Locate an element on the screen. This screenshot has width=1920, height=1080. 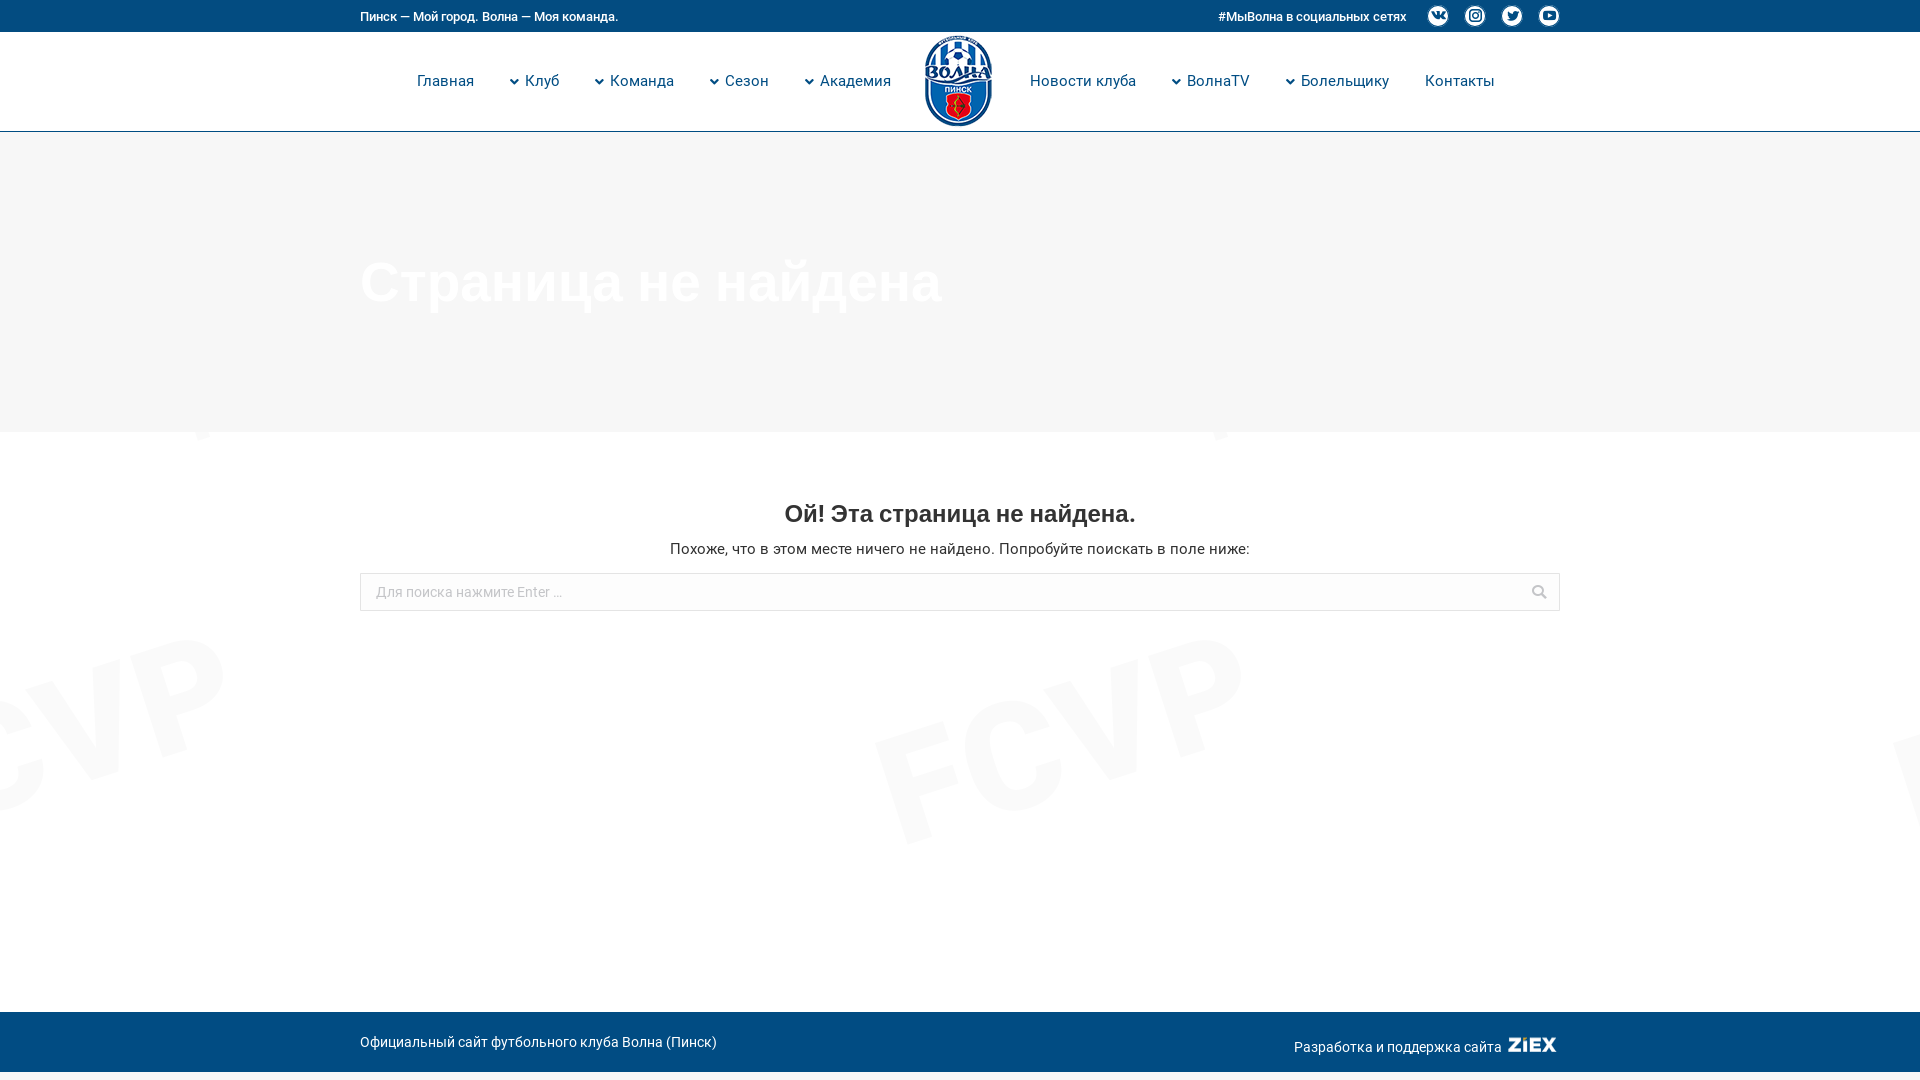
'YouTube' is located at coordinates (1536, 15).